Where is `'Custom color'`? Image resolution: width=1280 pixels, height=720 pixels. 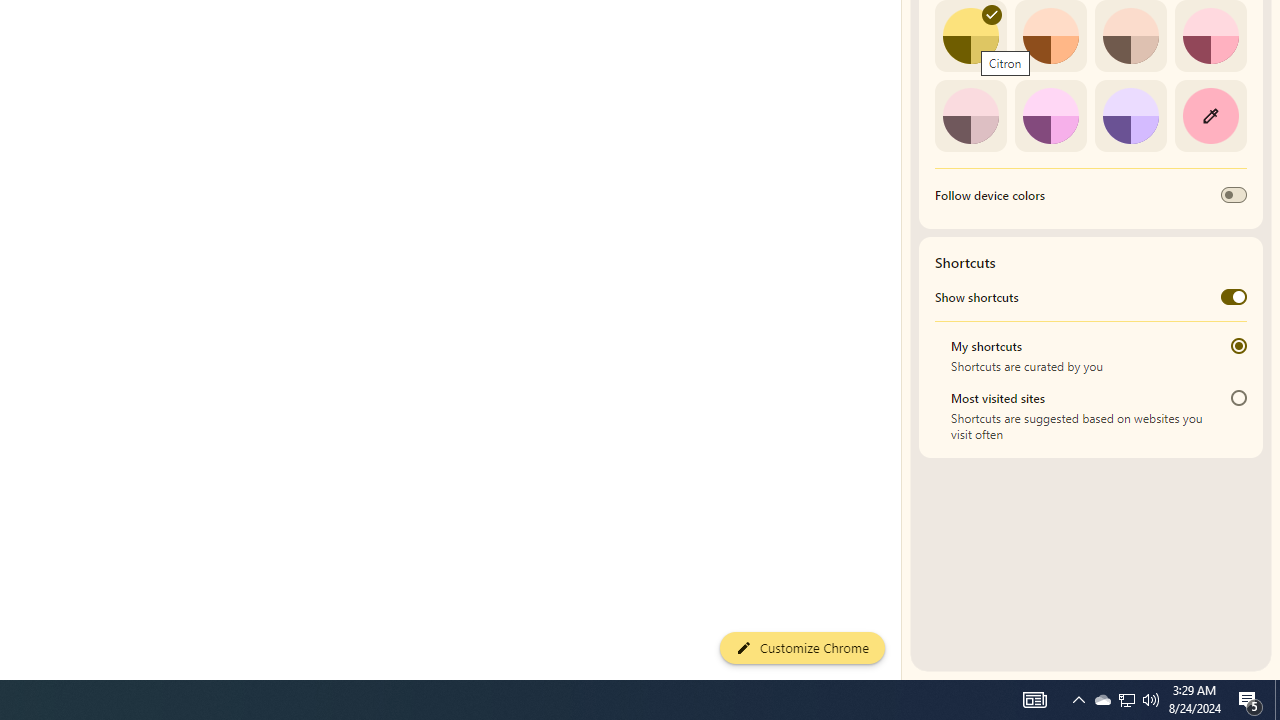 'Custom color' is located at coordinates (1209, 115).